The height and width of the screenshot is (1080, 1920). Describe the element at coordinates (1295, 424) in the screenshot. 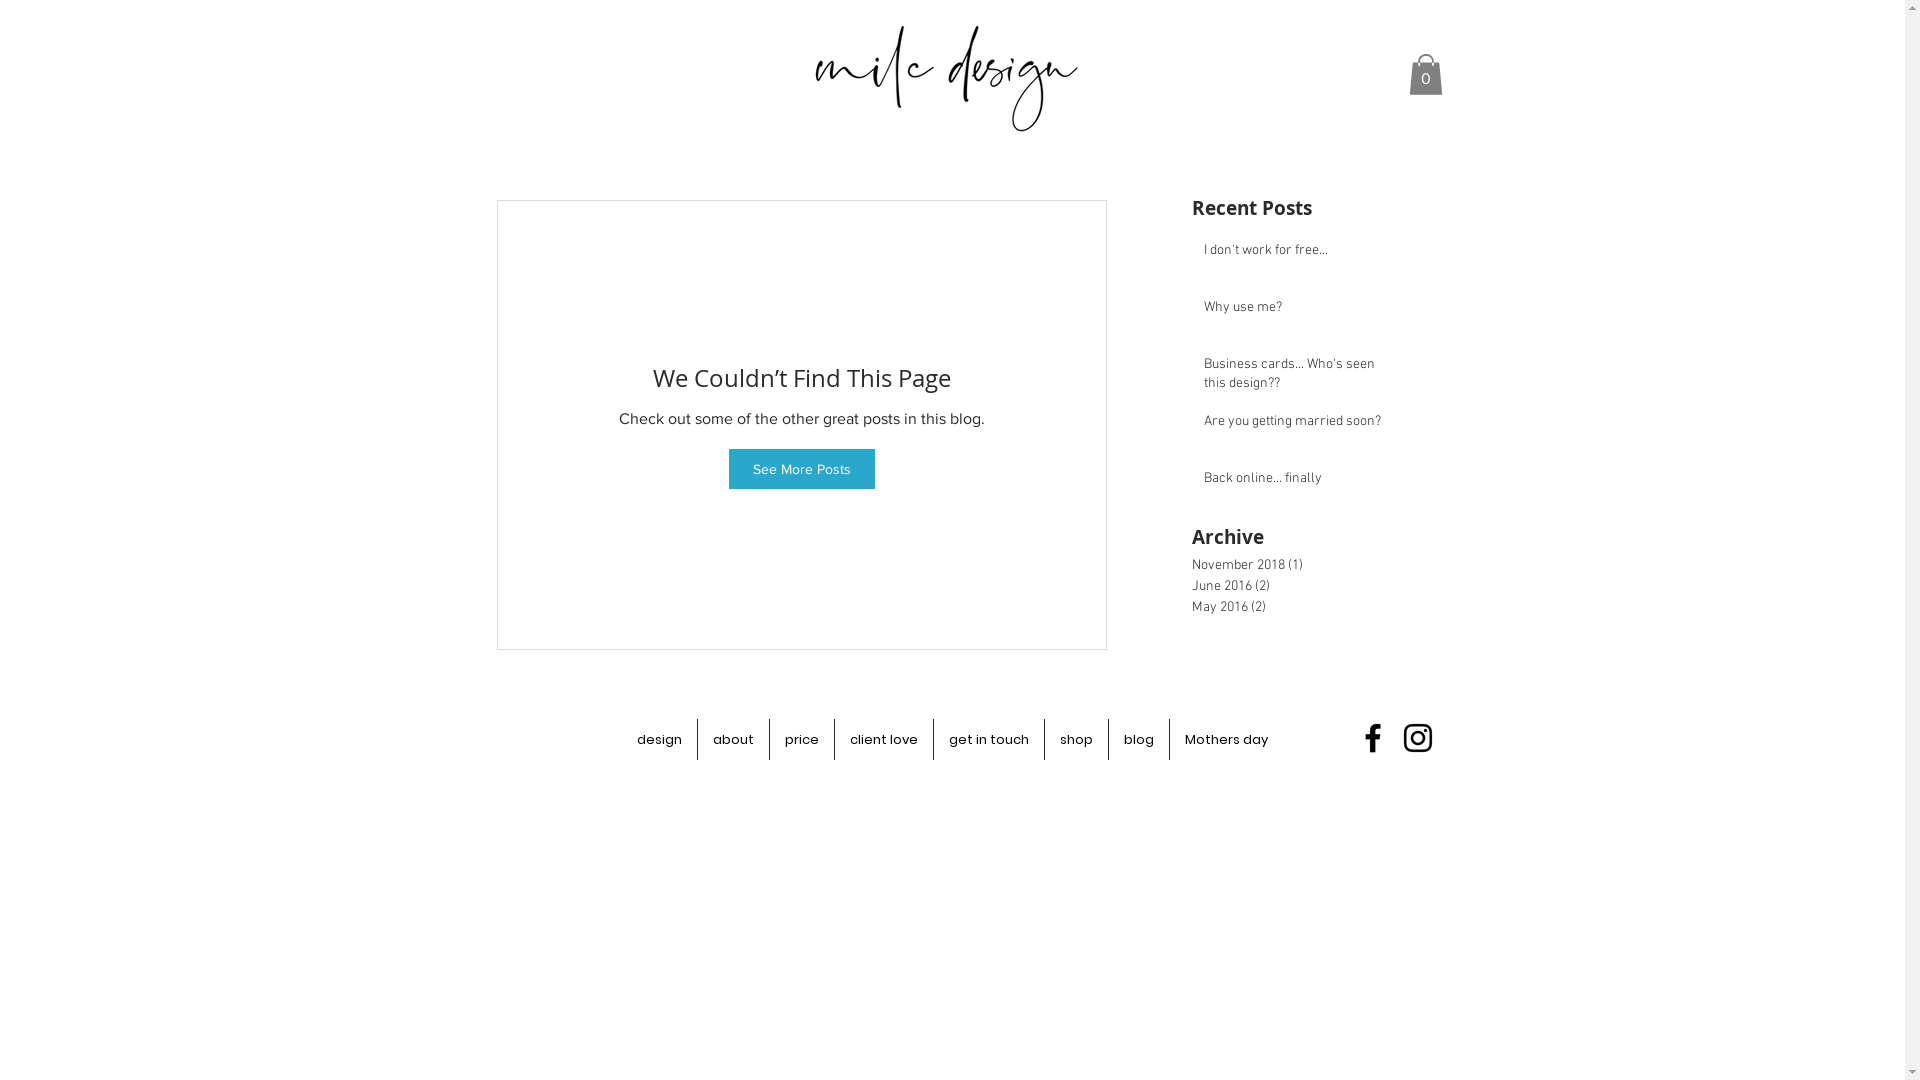

I see `'Are you getting married soon?'` at that location.